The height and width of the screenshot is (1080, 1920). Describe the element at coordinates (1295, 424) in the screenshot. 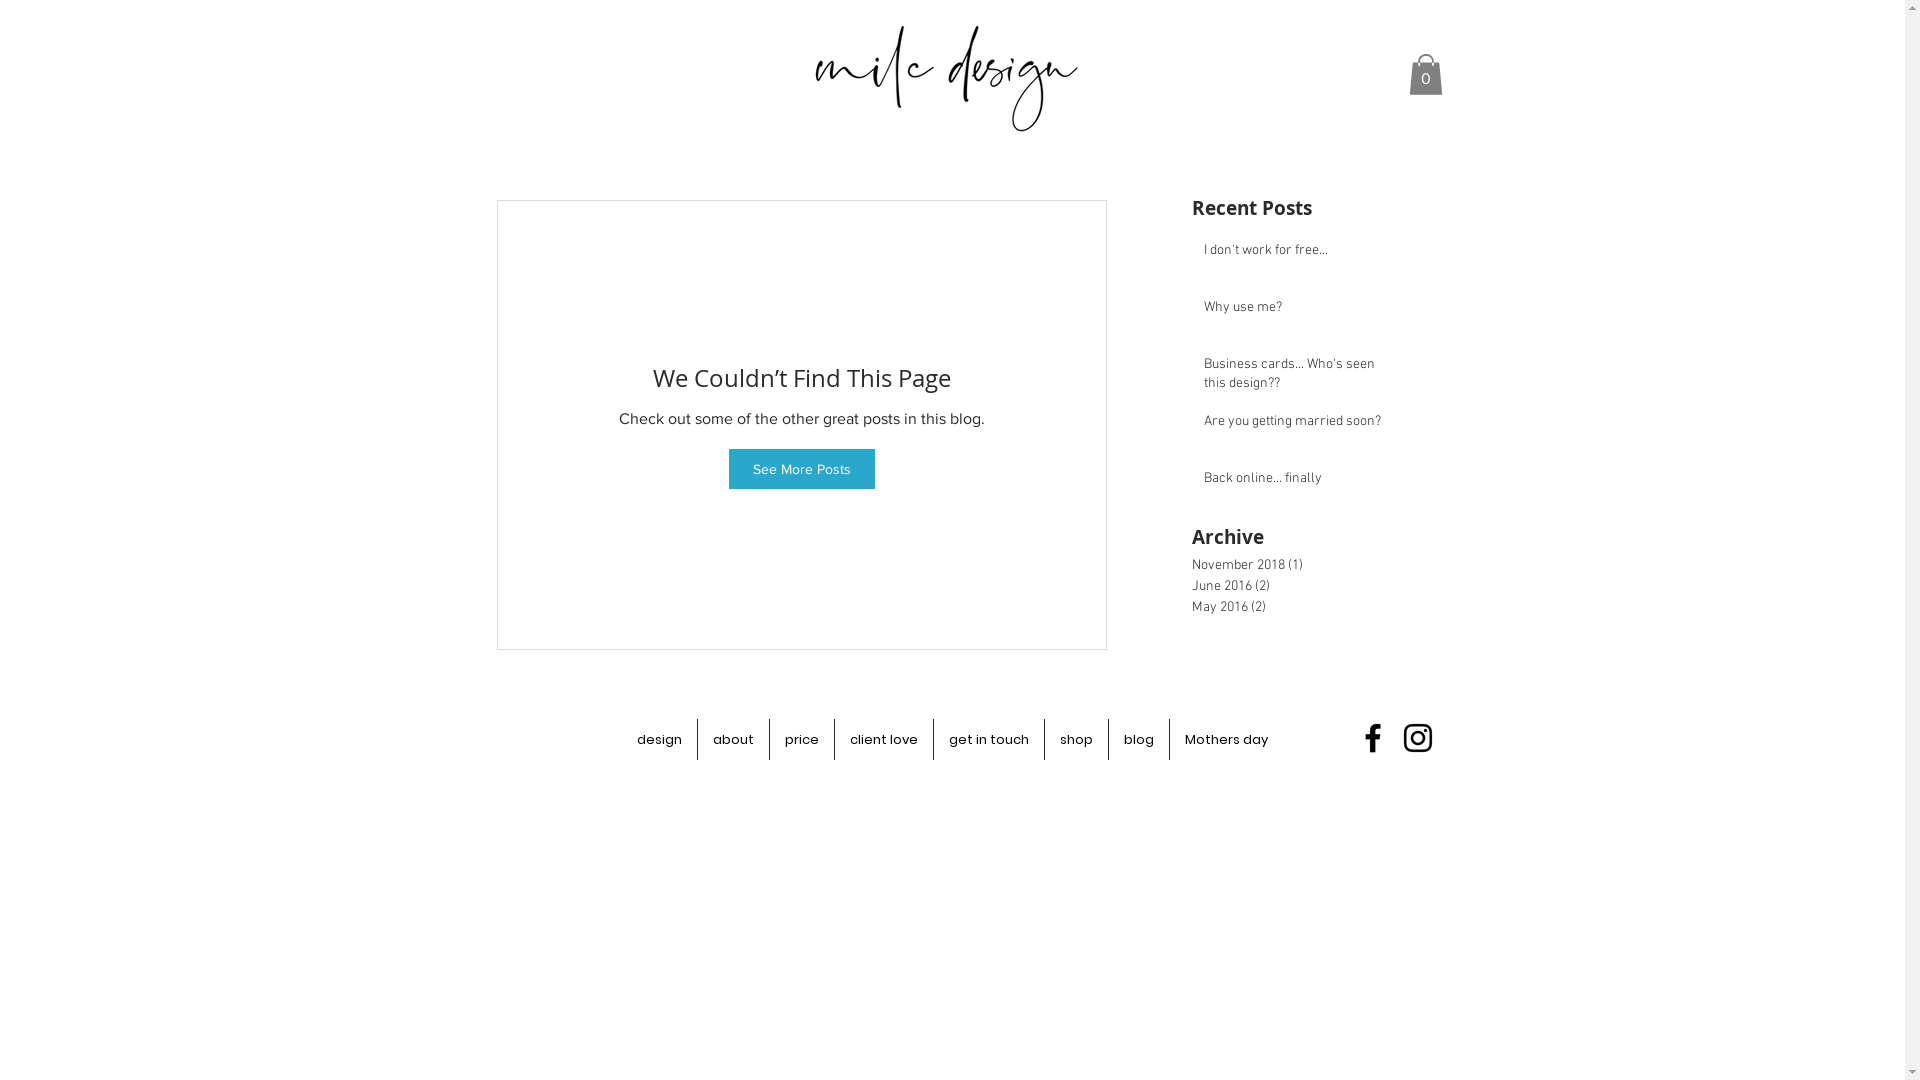

I see `'Are you getting married soon?'` at that location.